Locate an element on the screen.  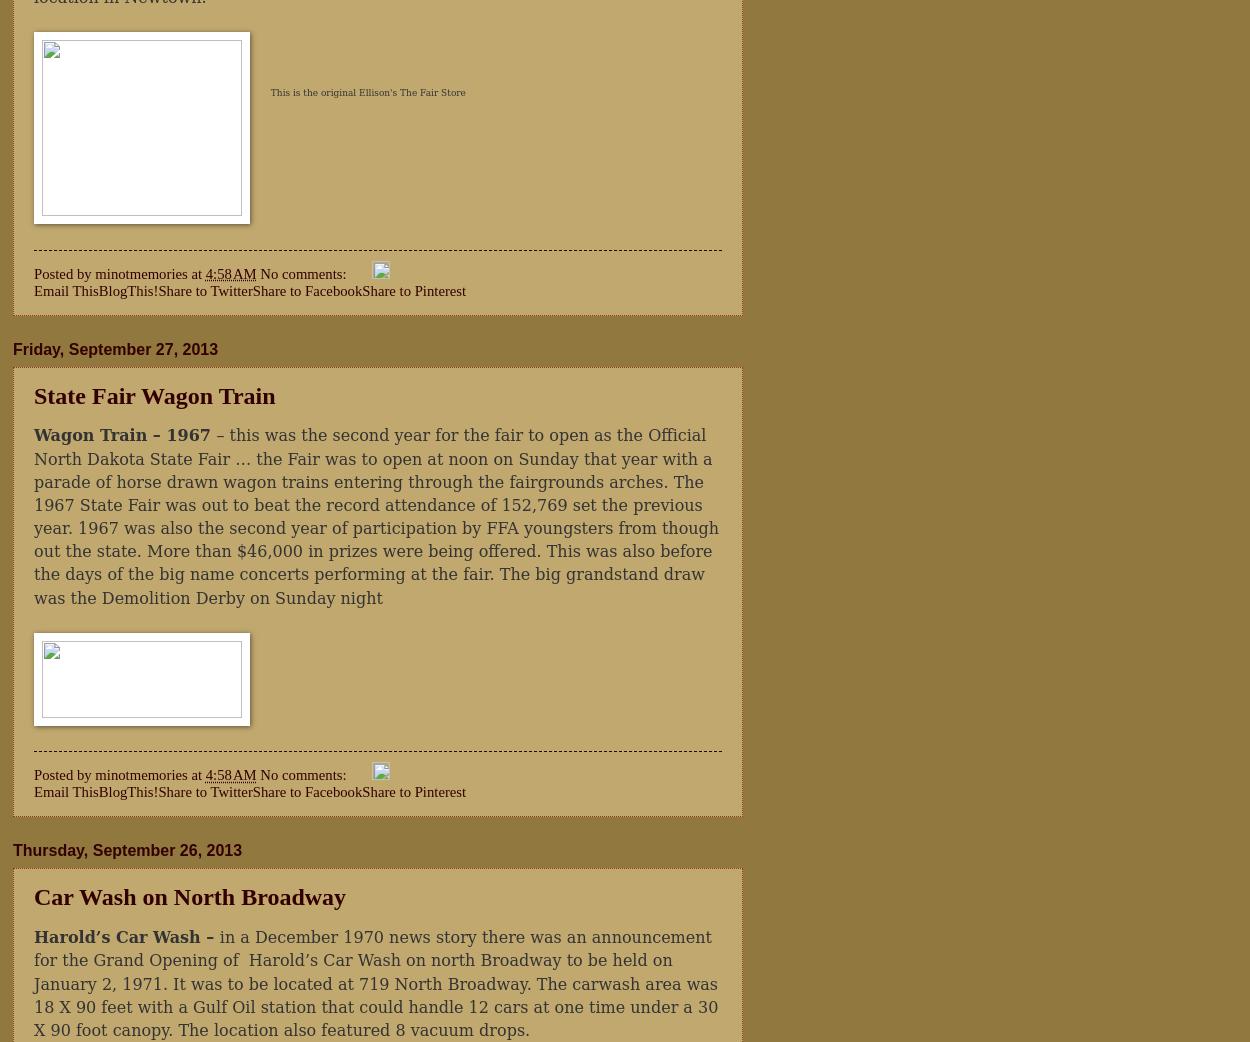
'Wagon Train – 1967' is located at coordinates (125, 435).